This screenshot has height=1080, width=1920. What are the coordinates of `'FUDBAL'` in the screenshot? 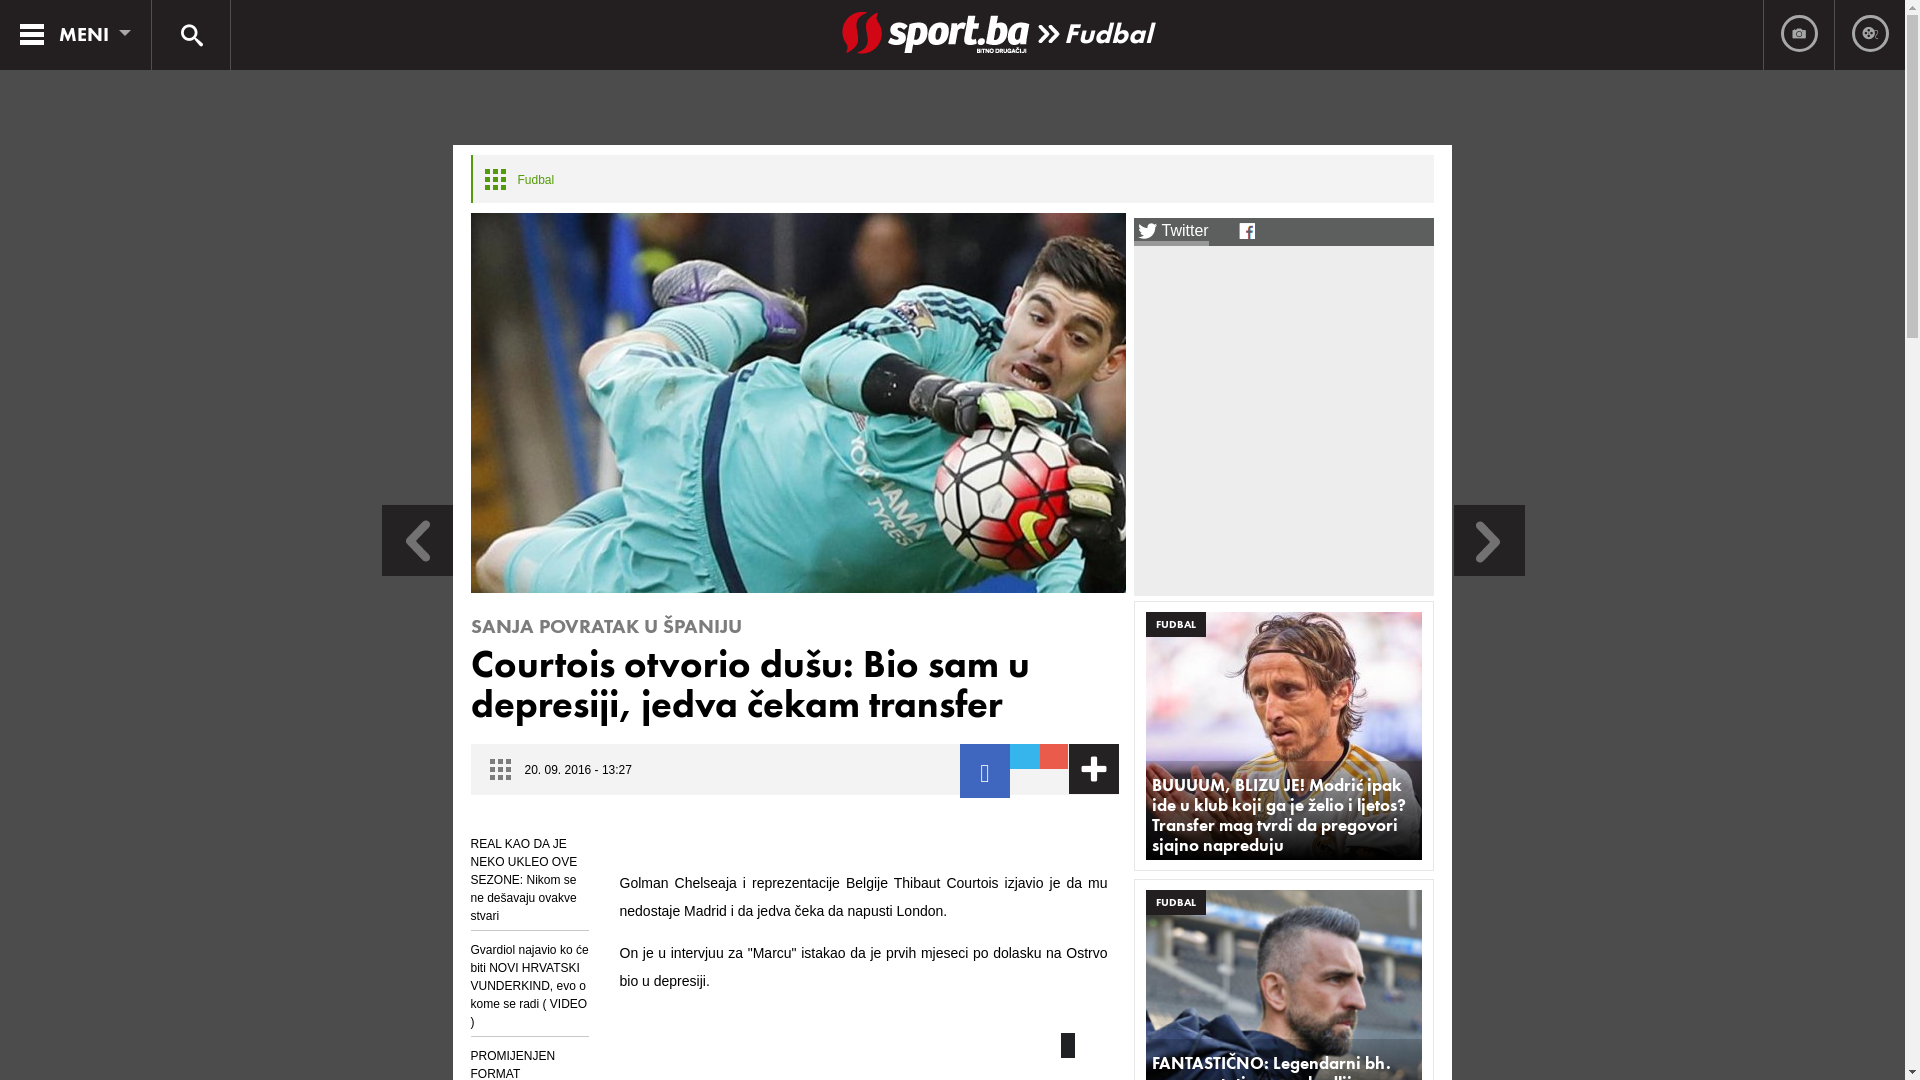 It's located at (1176, 902).